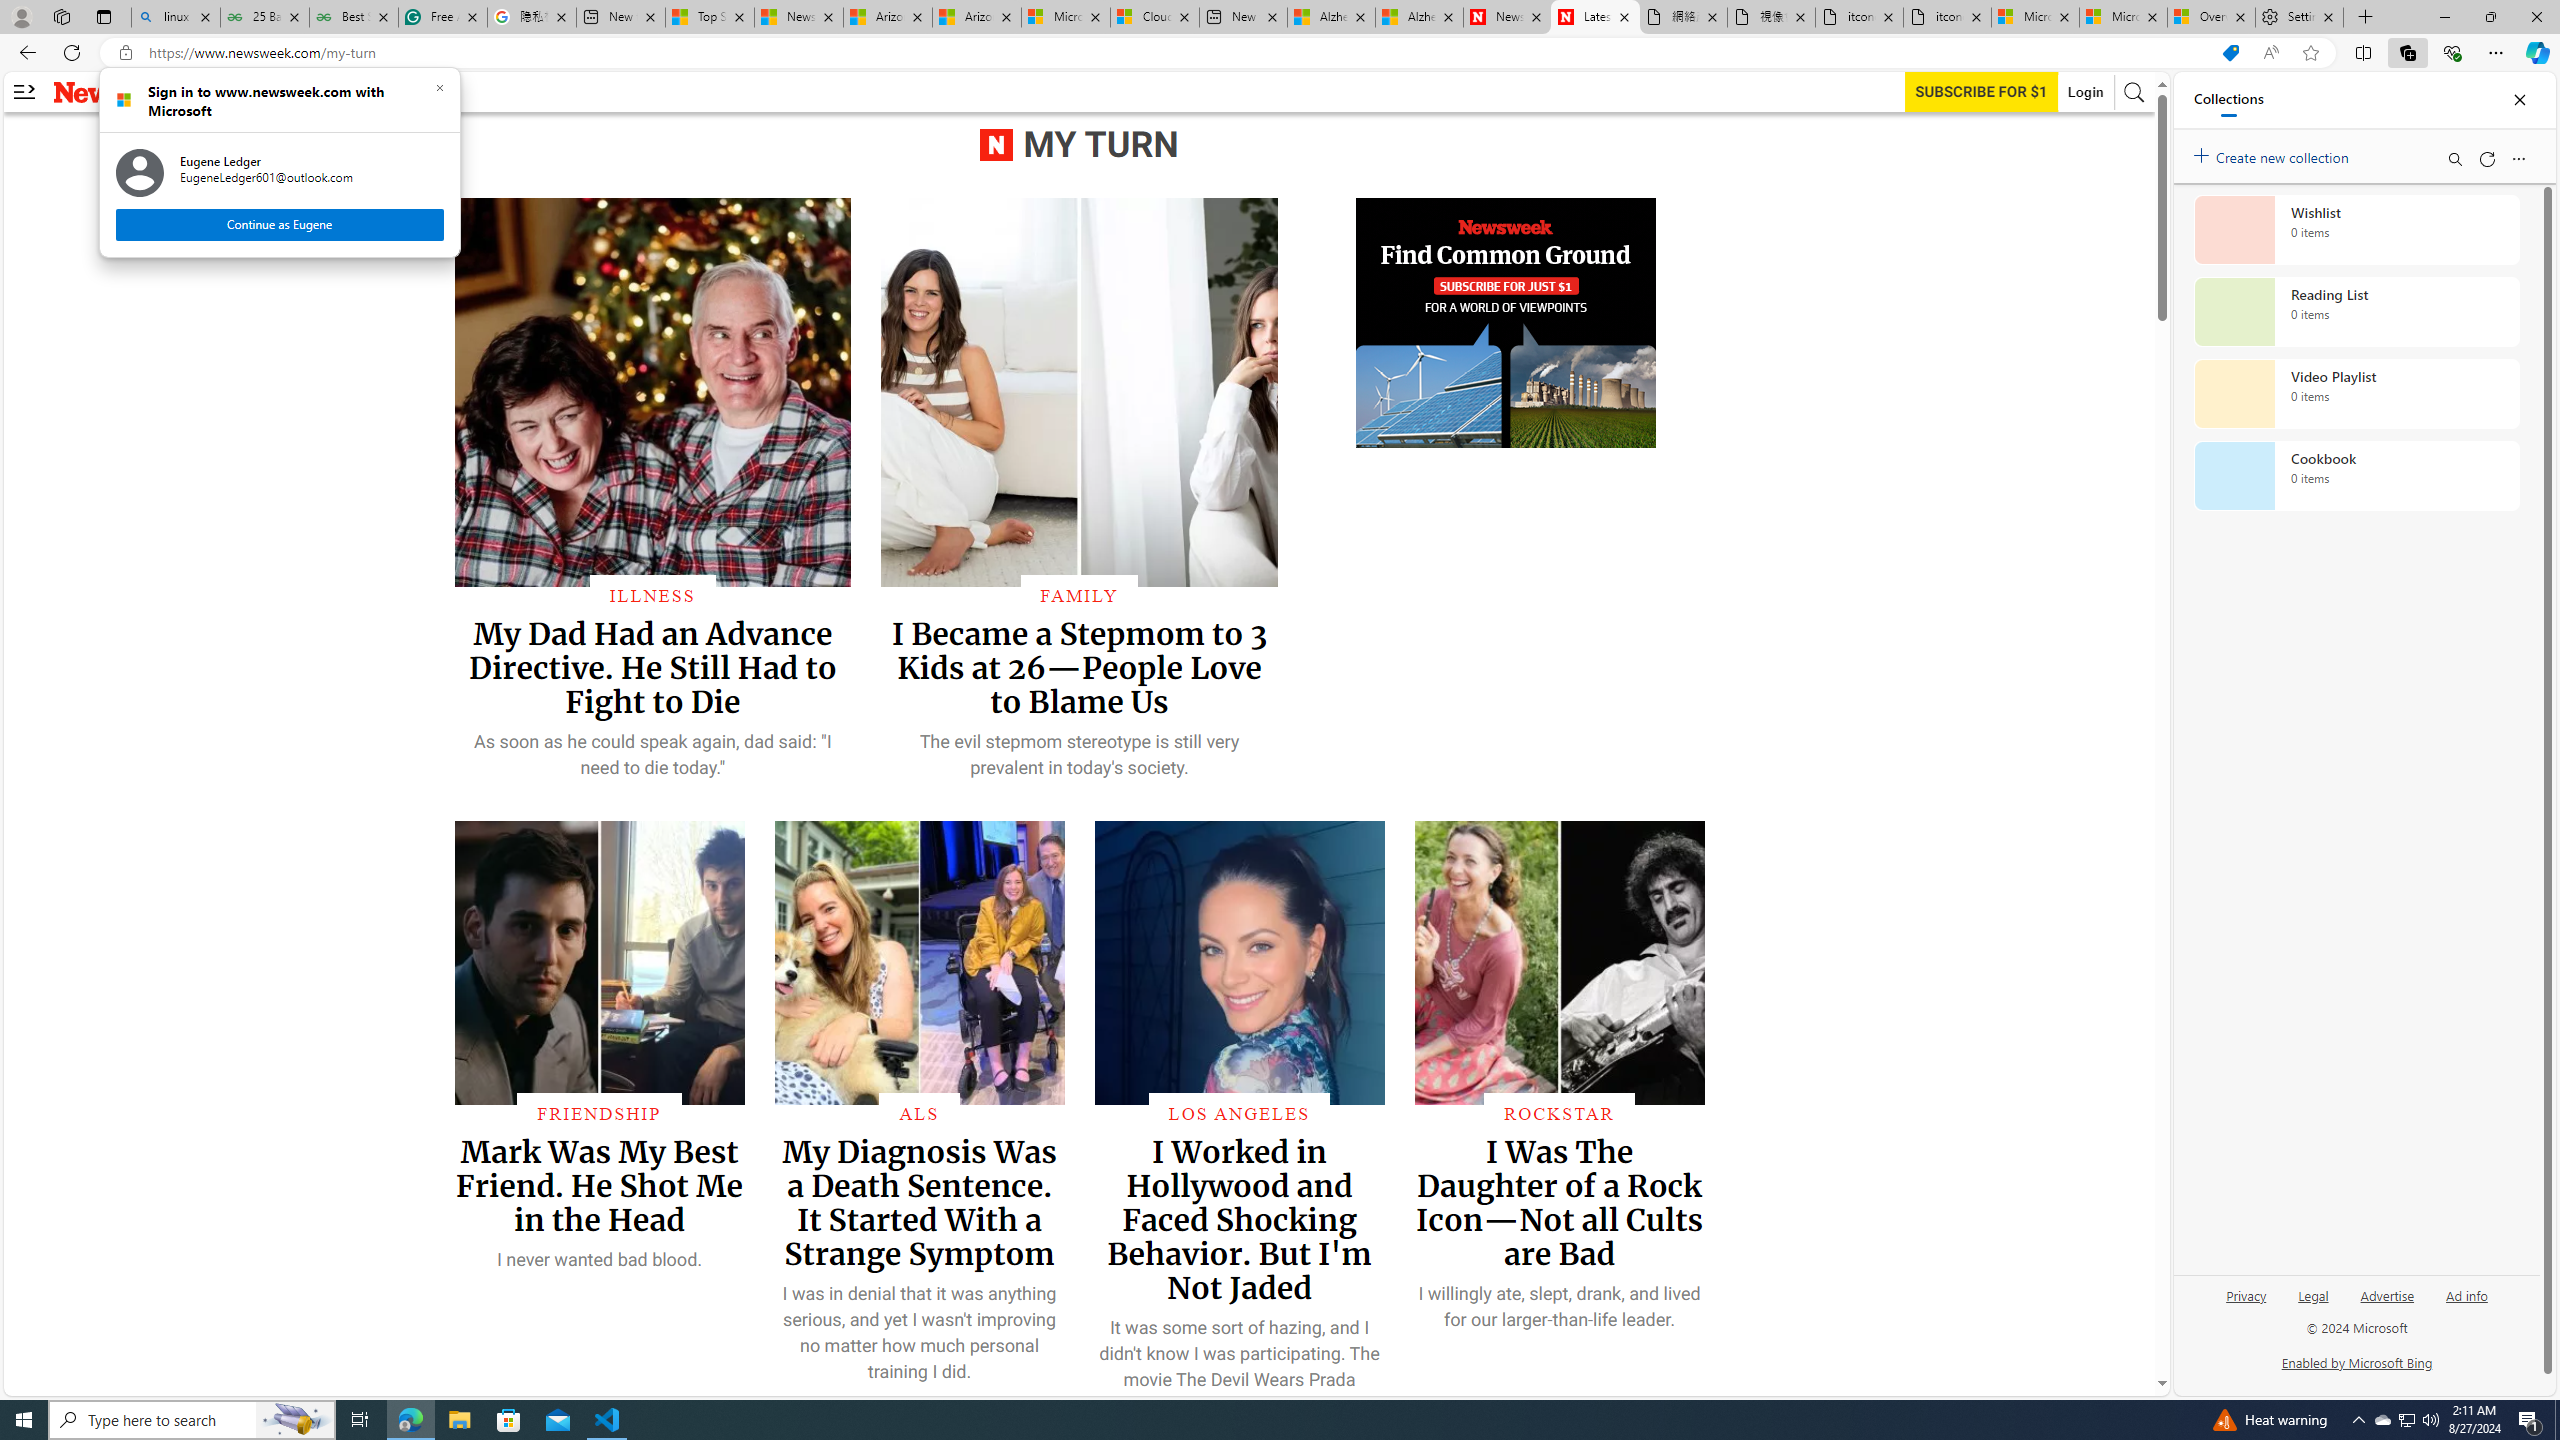  What do you see at coordinates (1945, 16) in the screenshot?
I see `'itconcepthk.com/projector_solutions.mp4'` at bounding box center [1945, 16].